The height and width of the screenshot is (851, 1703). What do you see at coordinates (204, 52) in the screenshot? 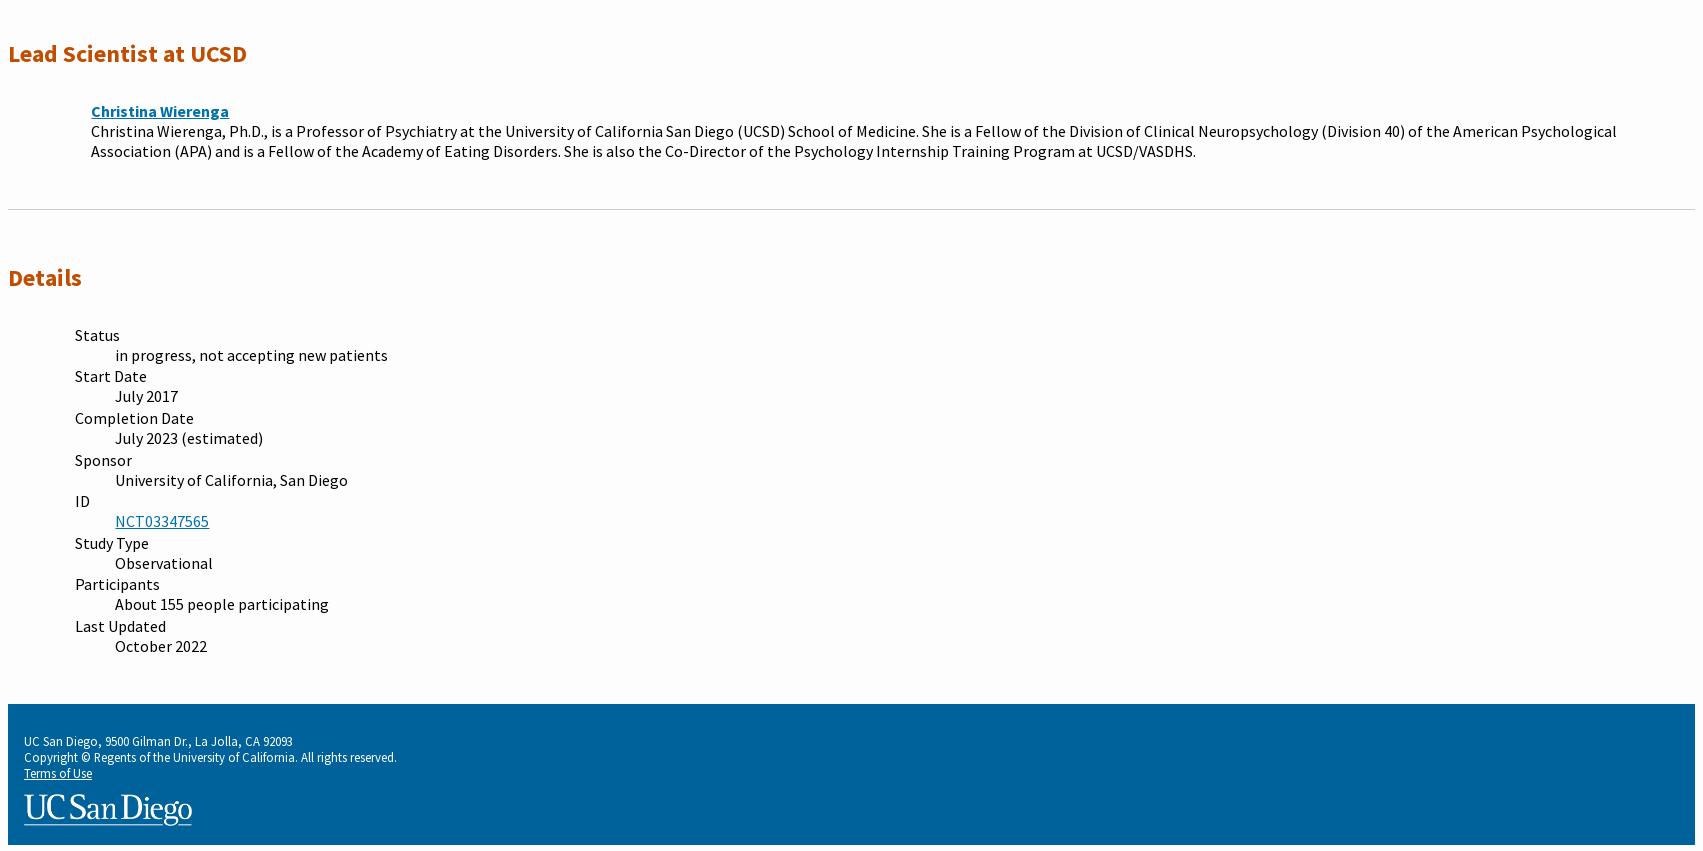
I see `'at UCSD'` at bounding box center [204, 52].